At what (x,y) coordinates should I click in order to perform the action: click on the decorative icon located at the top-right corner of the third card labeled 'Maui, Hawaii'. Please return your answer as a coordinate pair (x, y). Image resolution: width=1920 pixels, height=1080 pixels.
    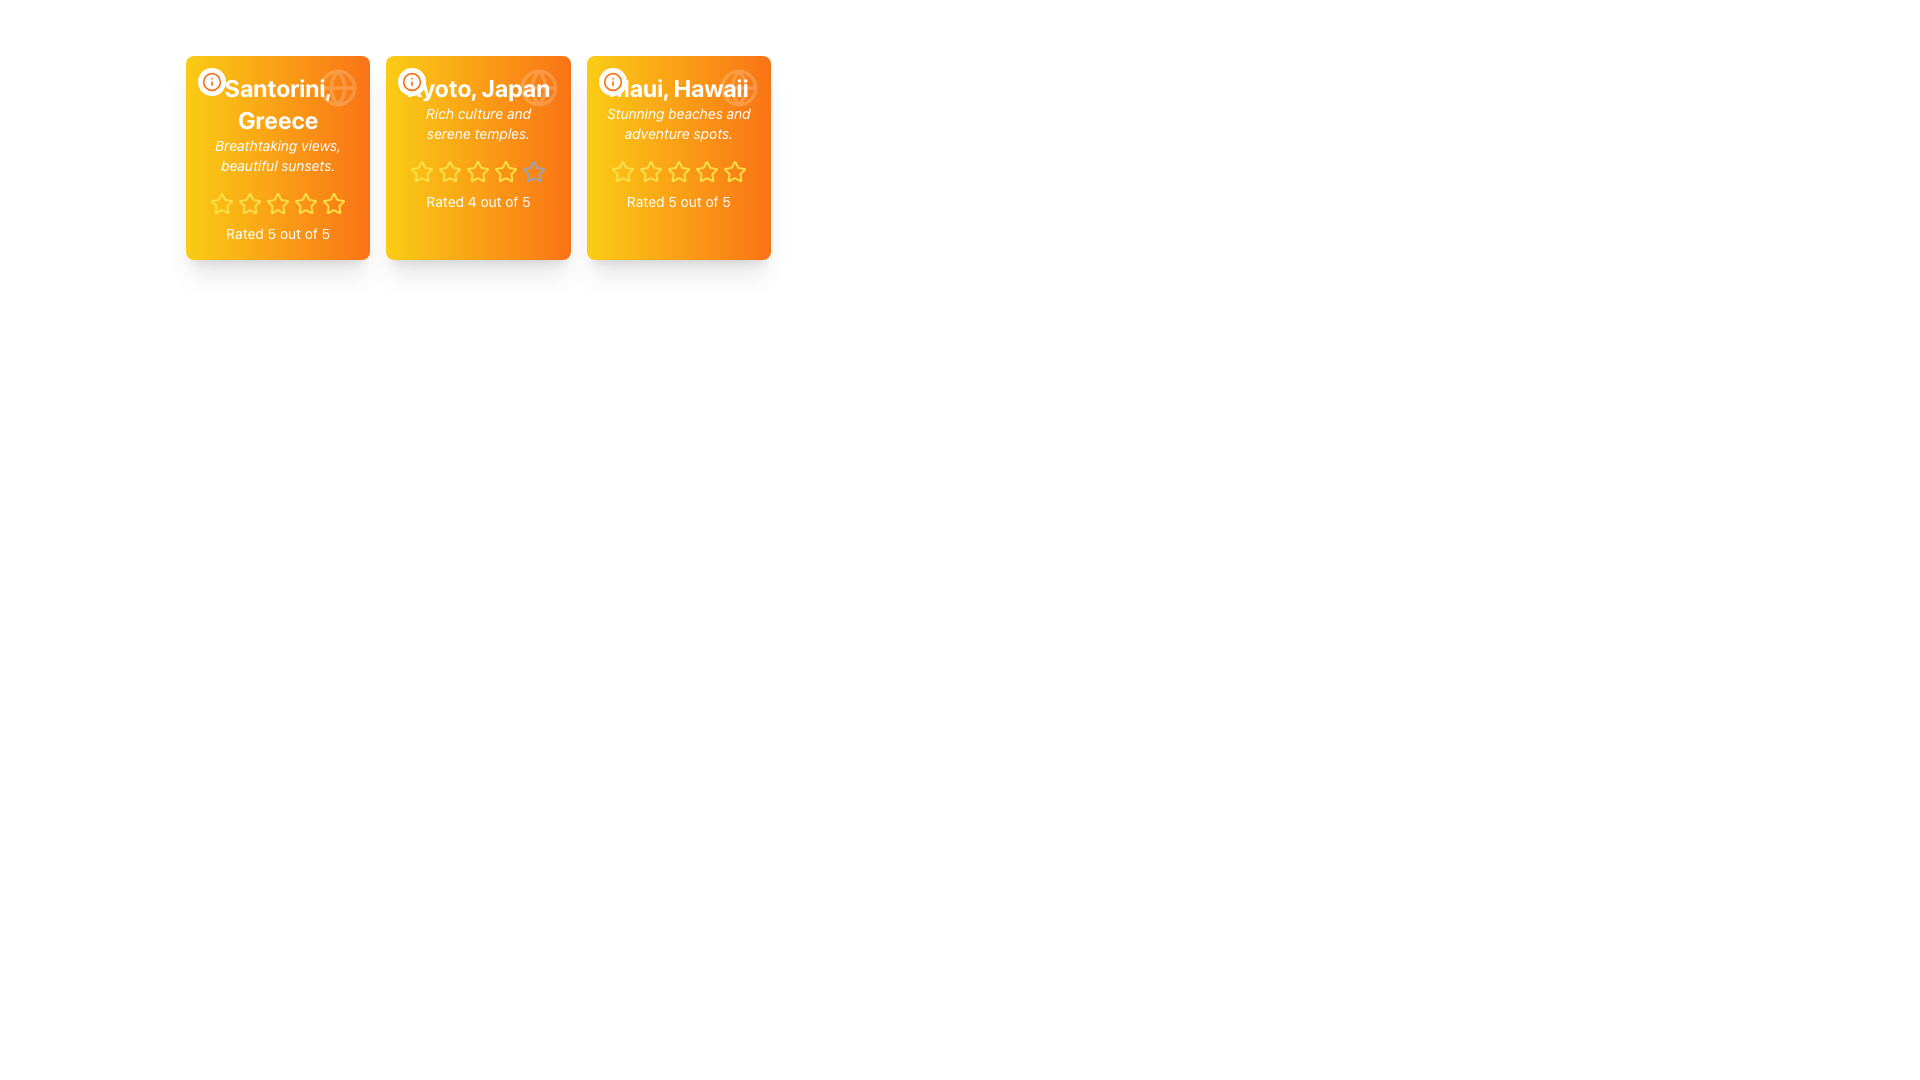
    Looking at the image, I should click on (738, 87).